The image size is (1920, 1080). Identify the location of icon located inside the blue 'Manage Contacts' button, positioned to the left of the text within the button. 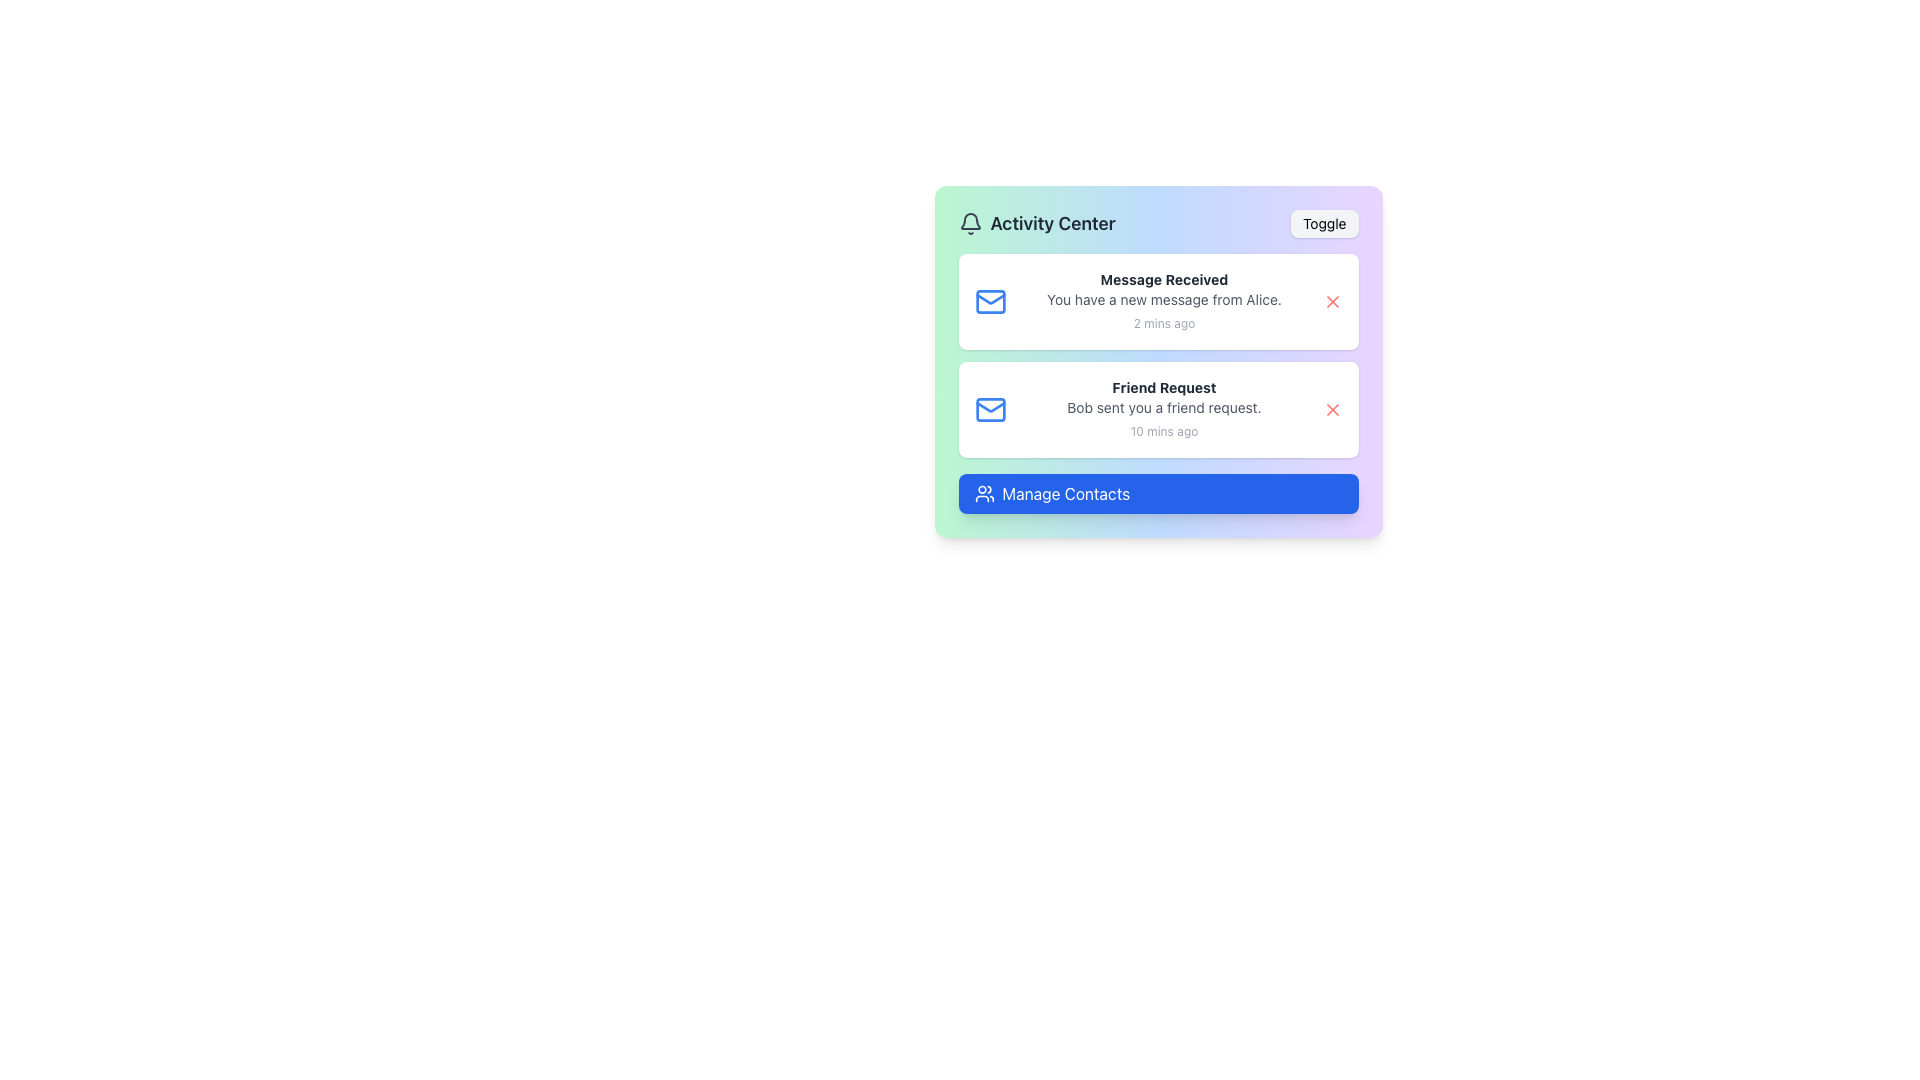
(984, 493).